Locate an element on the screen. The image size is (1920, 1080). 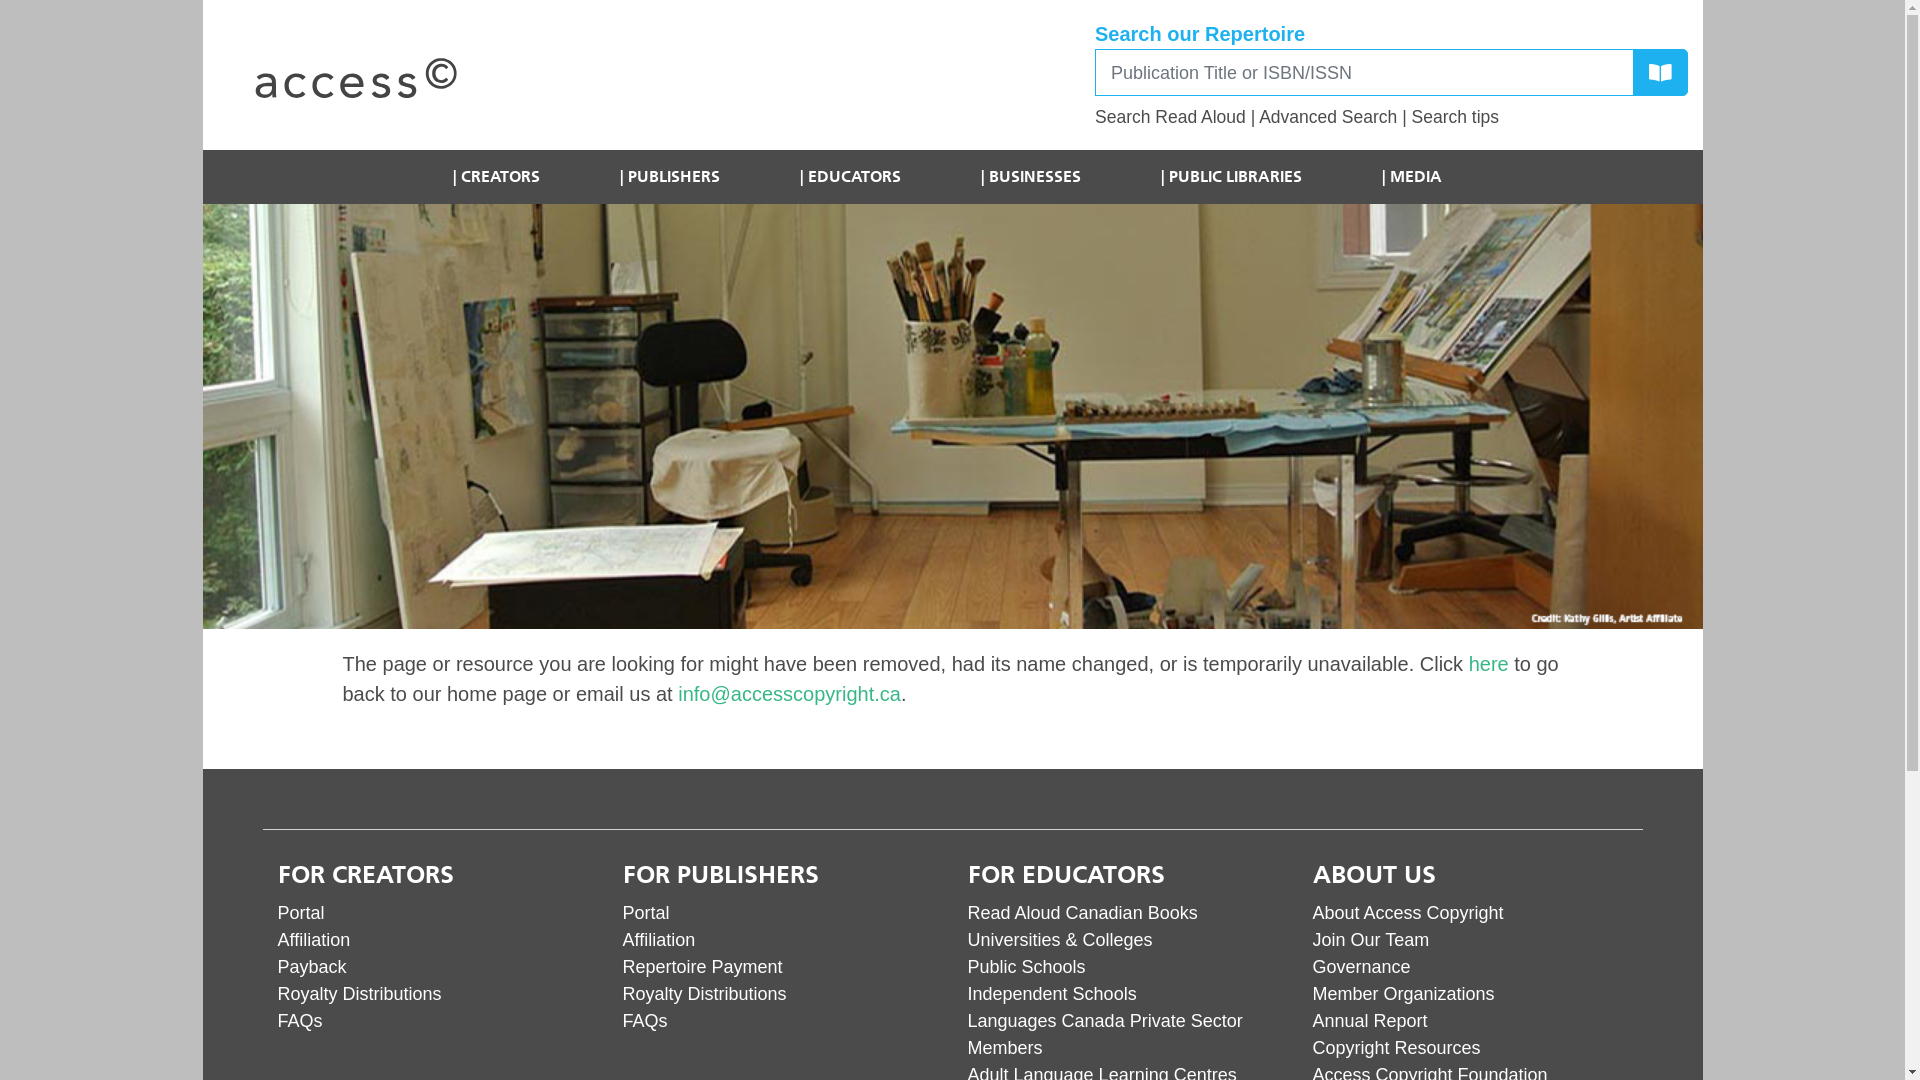
'EDUCATORS' is located at coordinates (778, 176).